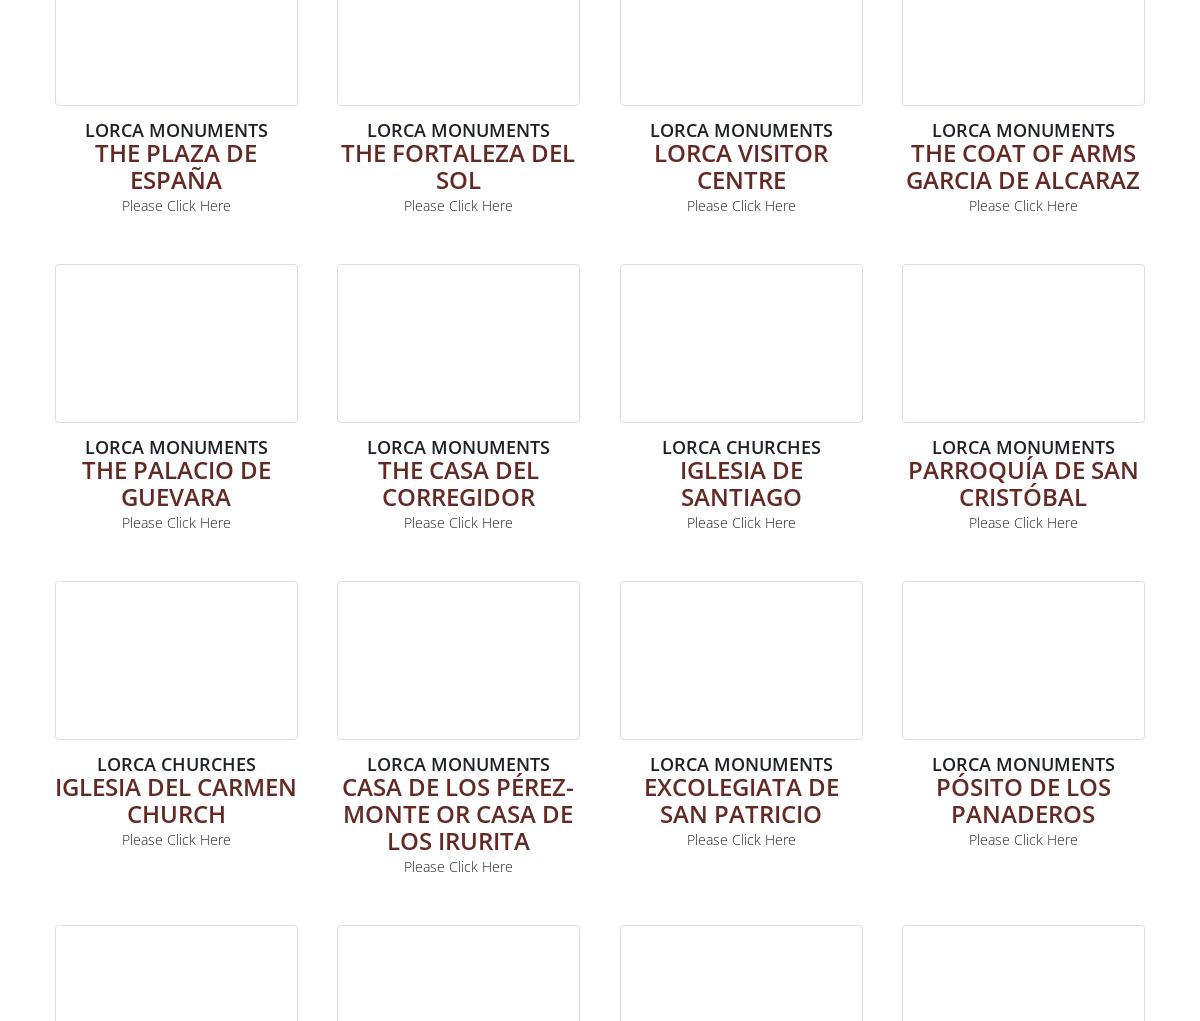  I want to click on 'THE FORTALEZA DEL SOL', so click(457, 163).